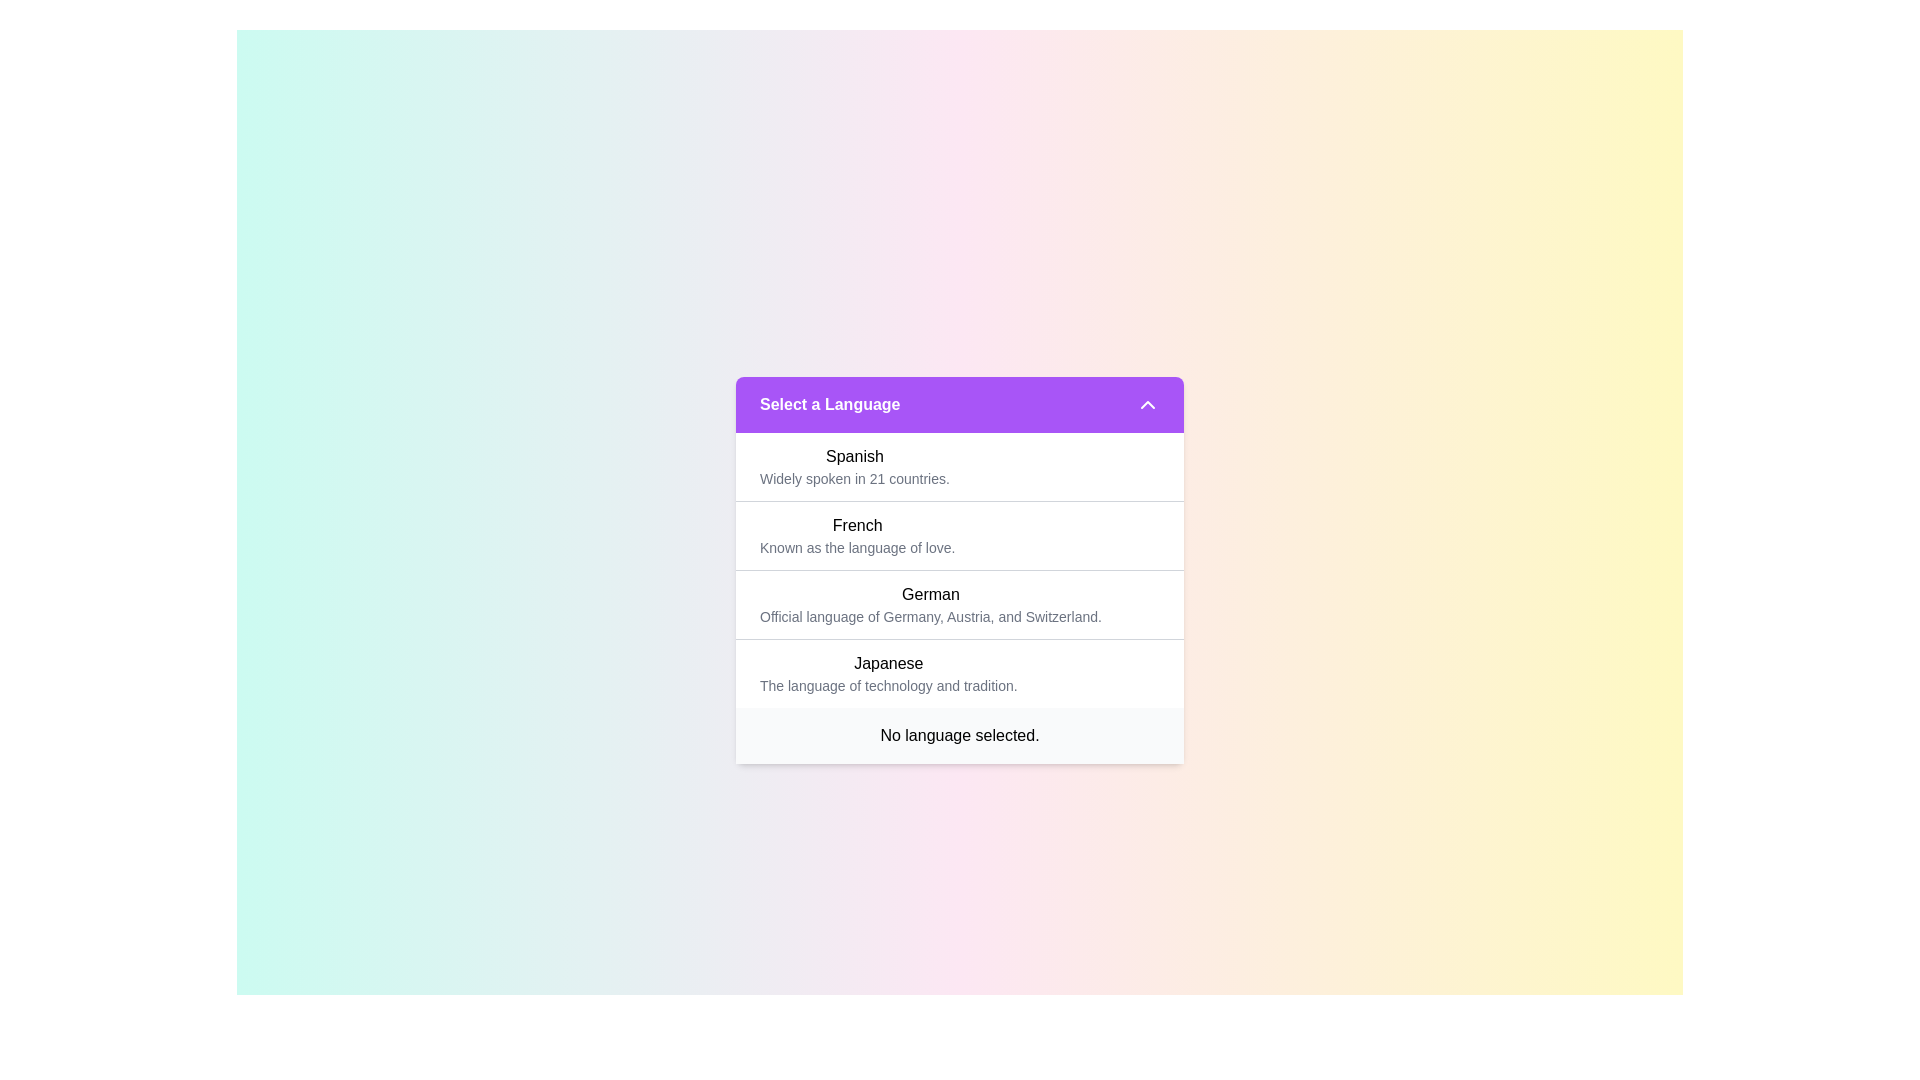 This screenshot has width=1920, height=1080. What do you see at coordinates (887, 684) in the screenshot?
I see `the gray Text Label located beneath the bold text 'Japanese' in the fourth item of the language selection dropdown menu` at bounding box center [887, 684].